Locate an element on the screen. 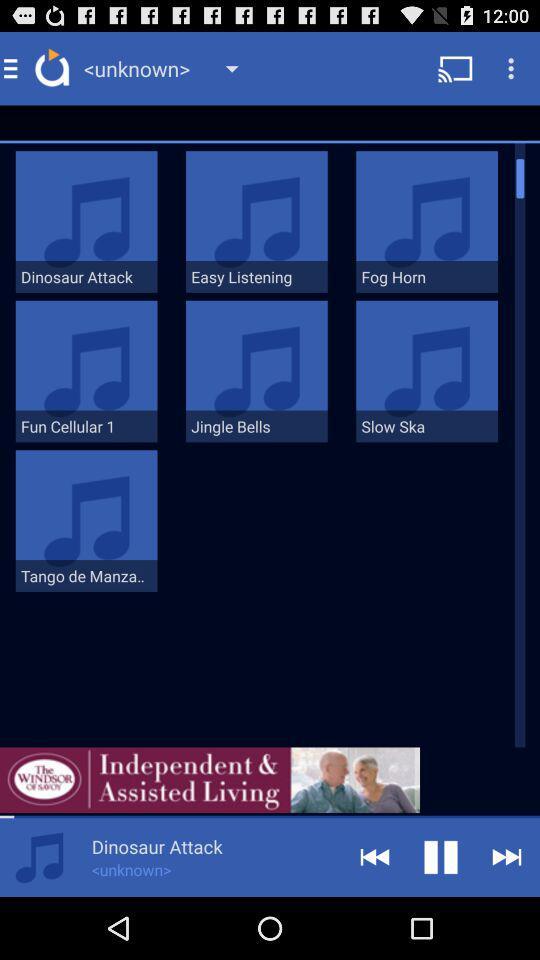 This screenshot has width=540, height=960. the skip_next icon is located at coordinates (507, 917).